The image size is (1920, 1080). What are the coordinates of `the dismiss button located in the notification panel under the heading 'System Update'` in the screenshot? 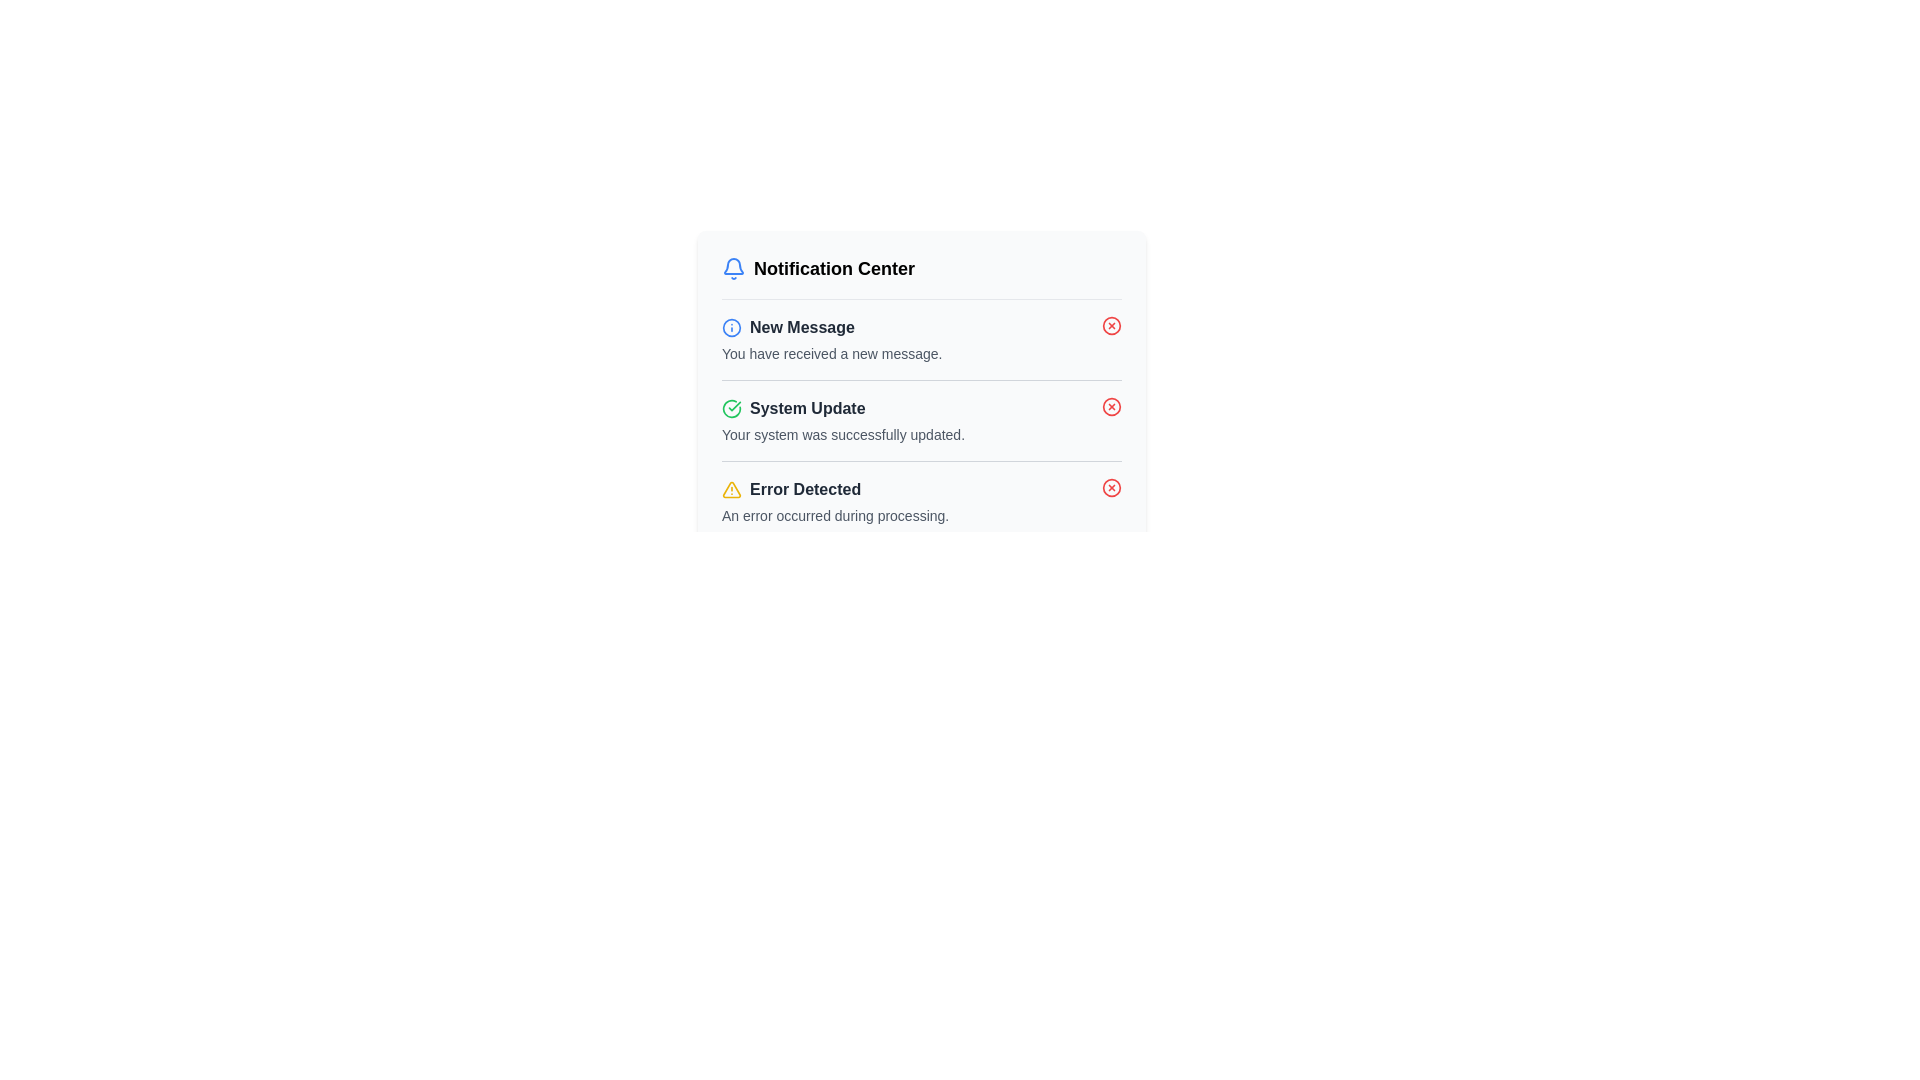 It's located at (1111, 406).